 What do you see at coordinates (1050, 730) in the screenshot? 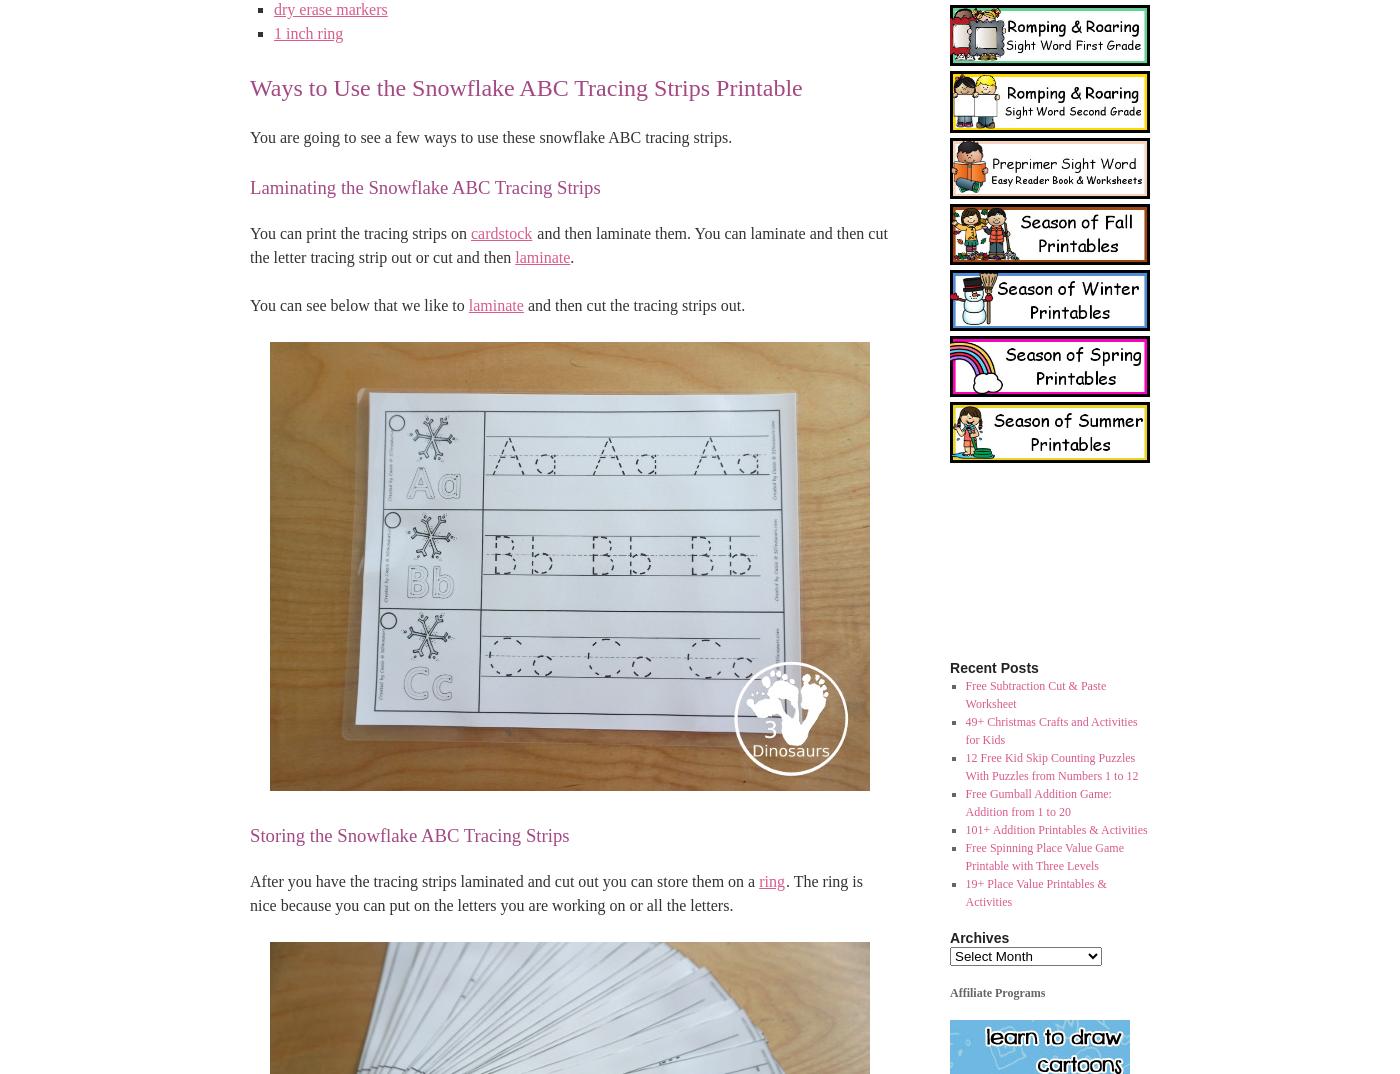
I see `'49+ Christmas Crafts and Activities for Kids'` at bounding box center [1050, 730].